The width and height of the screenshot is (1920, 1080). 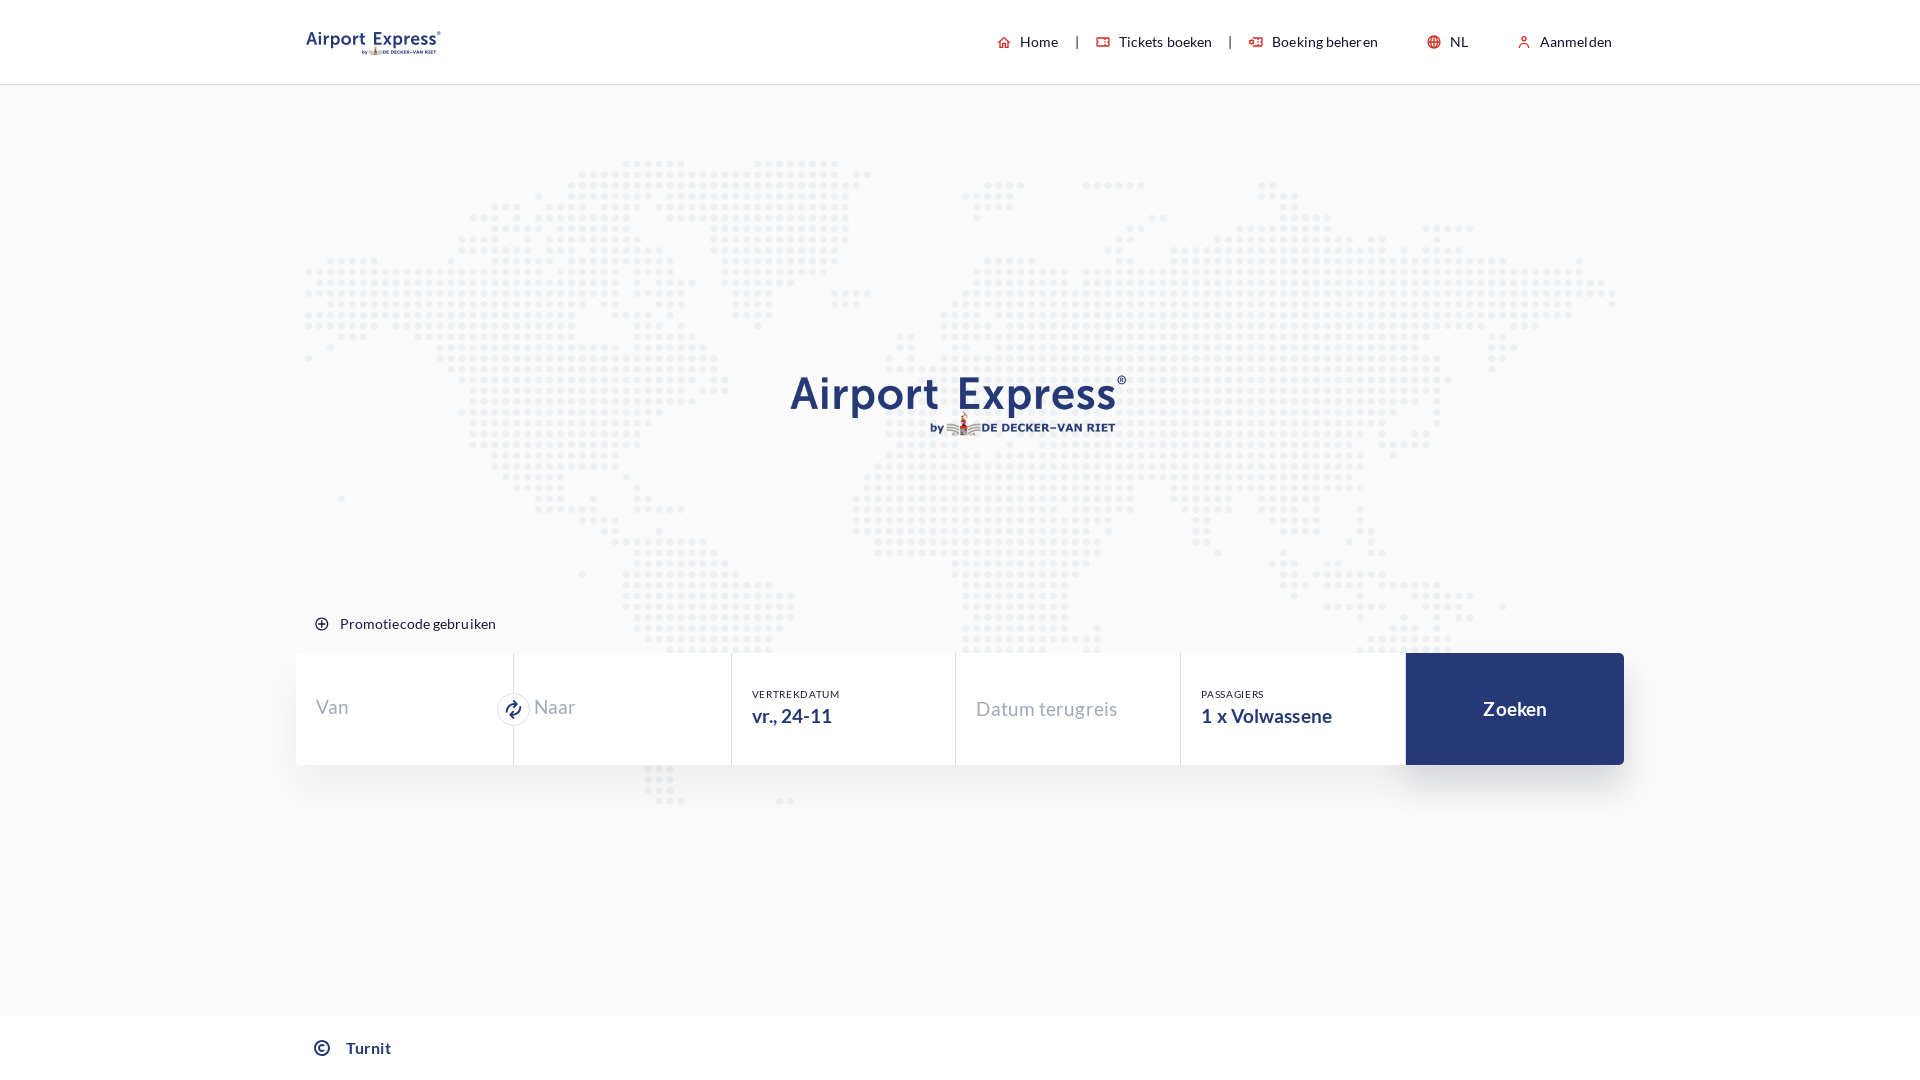 What do you see at coordinates (350, 1047) in the screenshot?
I see `'Turnit'` at bounding box center [350, 1047].